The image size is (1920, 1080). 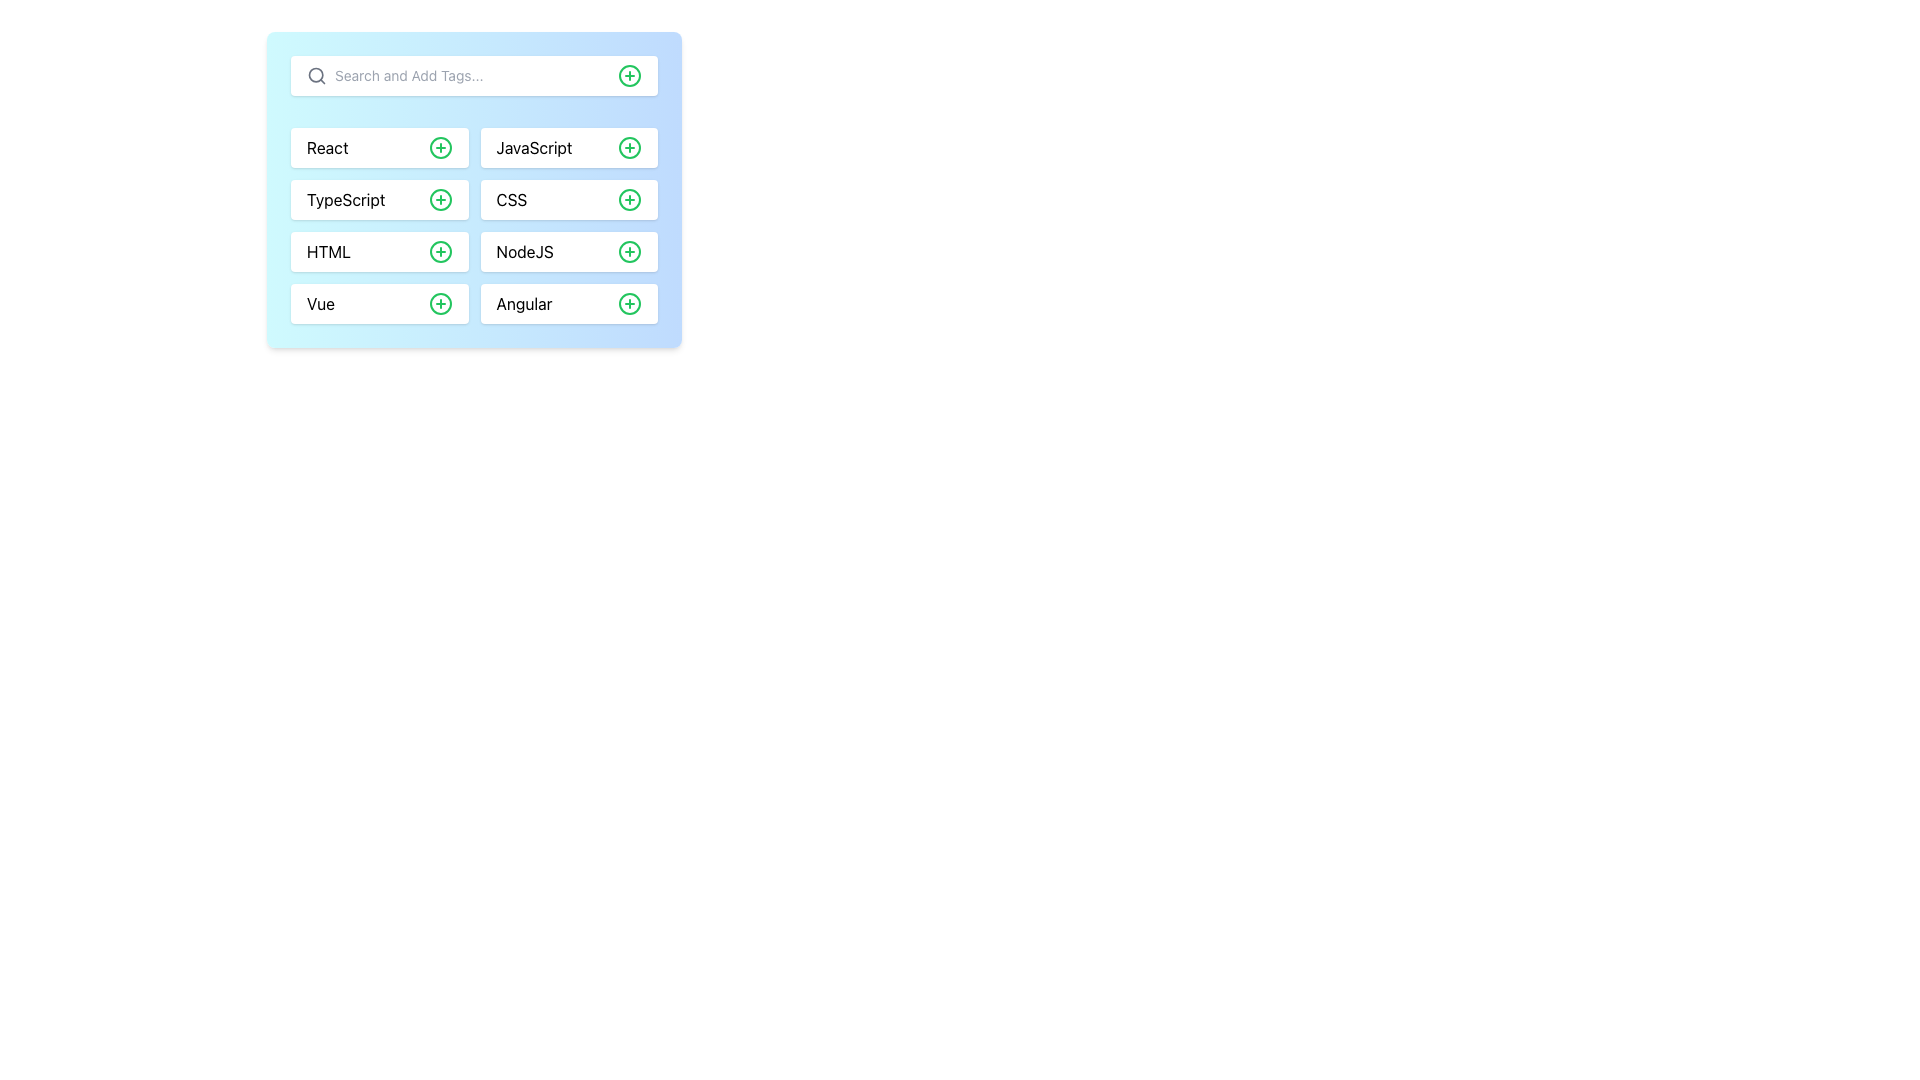 What do you see at coordinates (321, 304) in the screenshot?
I see `the text label 'Vue' displayed in bold black font, which is part of a selectable button with a white background and rounded corners, located in the bottom-left corner of the grid layout` at bounding box center [321, 304].